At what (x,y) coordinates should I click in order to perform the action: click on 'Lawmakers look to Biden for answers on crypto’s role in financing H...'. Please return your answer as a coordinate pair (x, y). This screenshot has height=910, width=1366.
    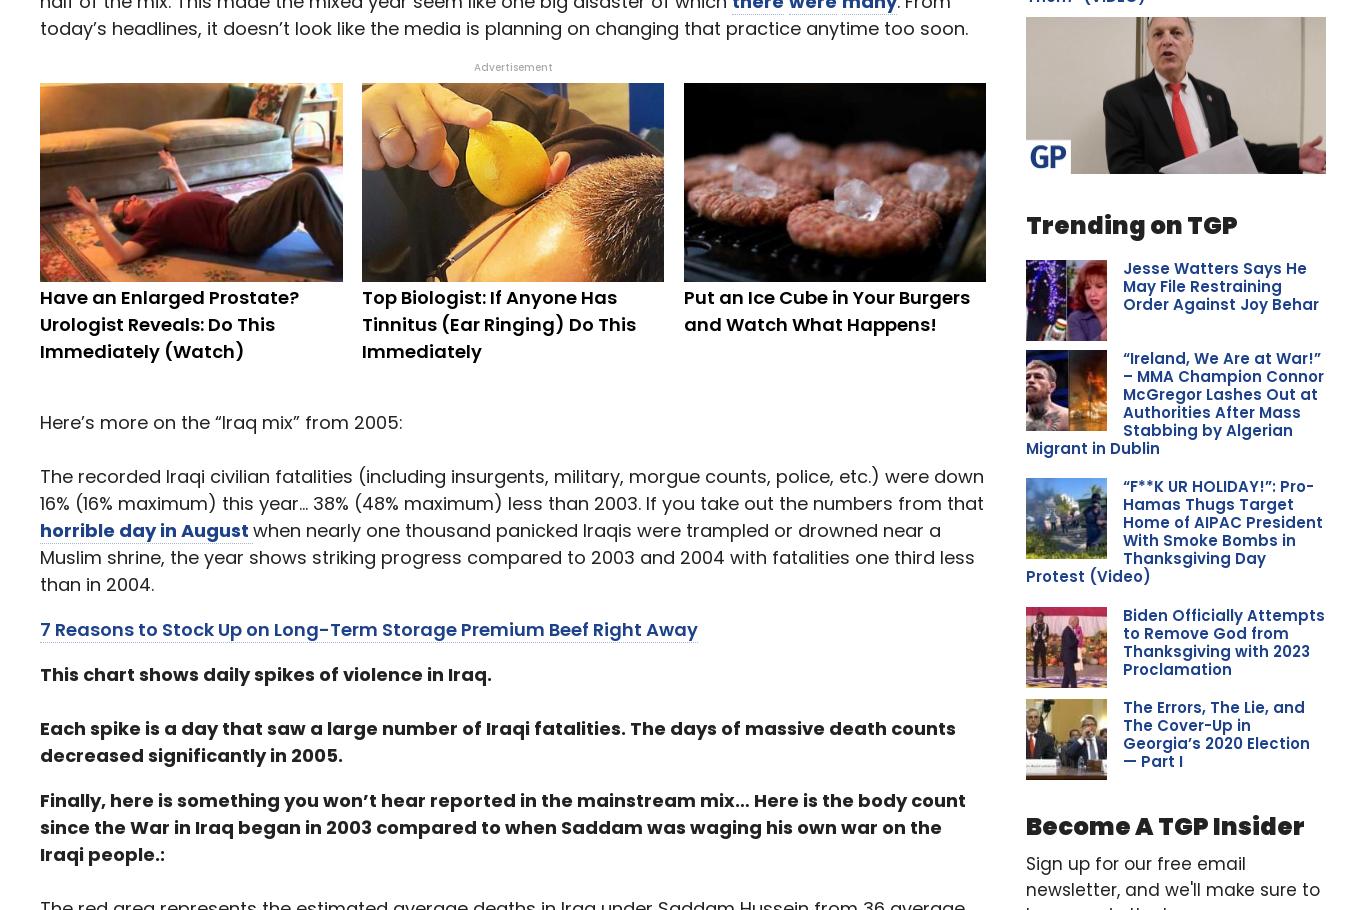
    Looking at the image, I should click on (1207, 309).